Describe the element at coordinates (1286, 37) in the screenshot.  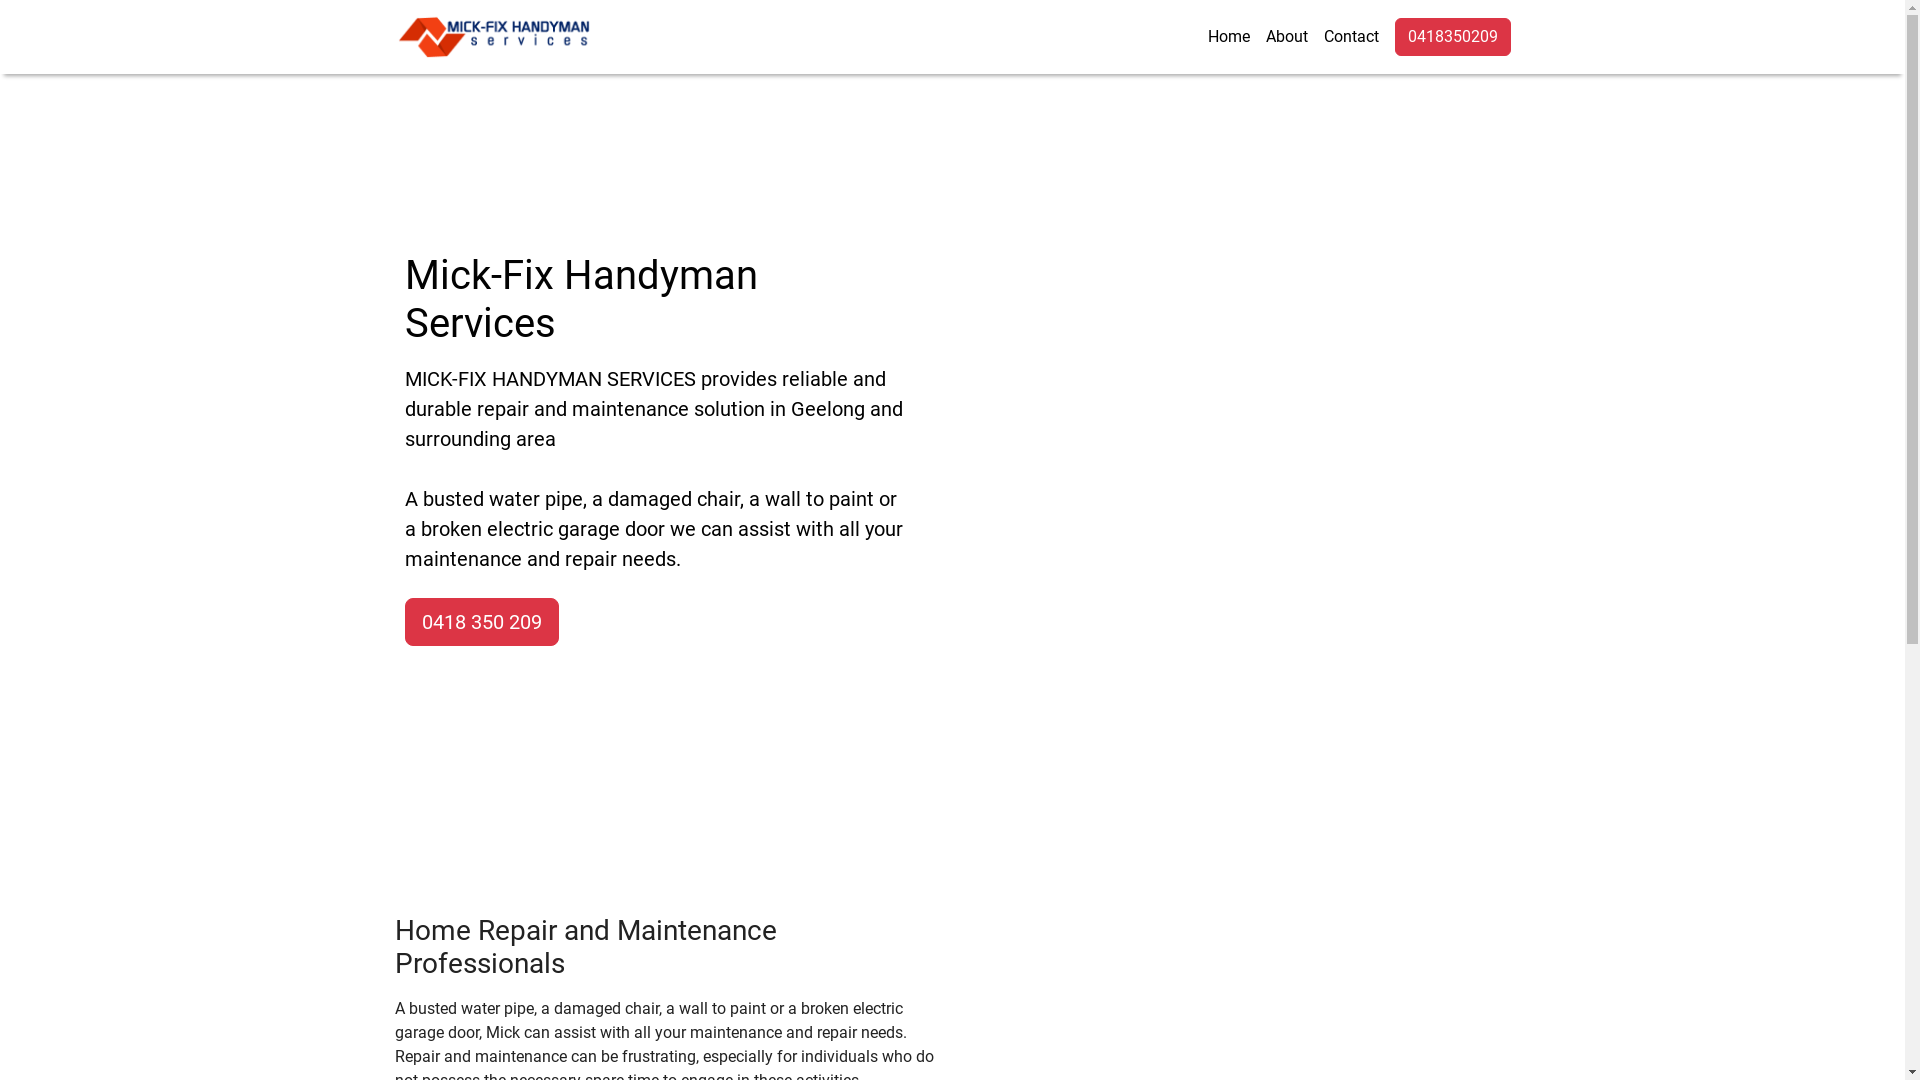
I see `'About'` at that location.